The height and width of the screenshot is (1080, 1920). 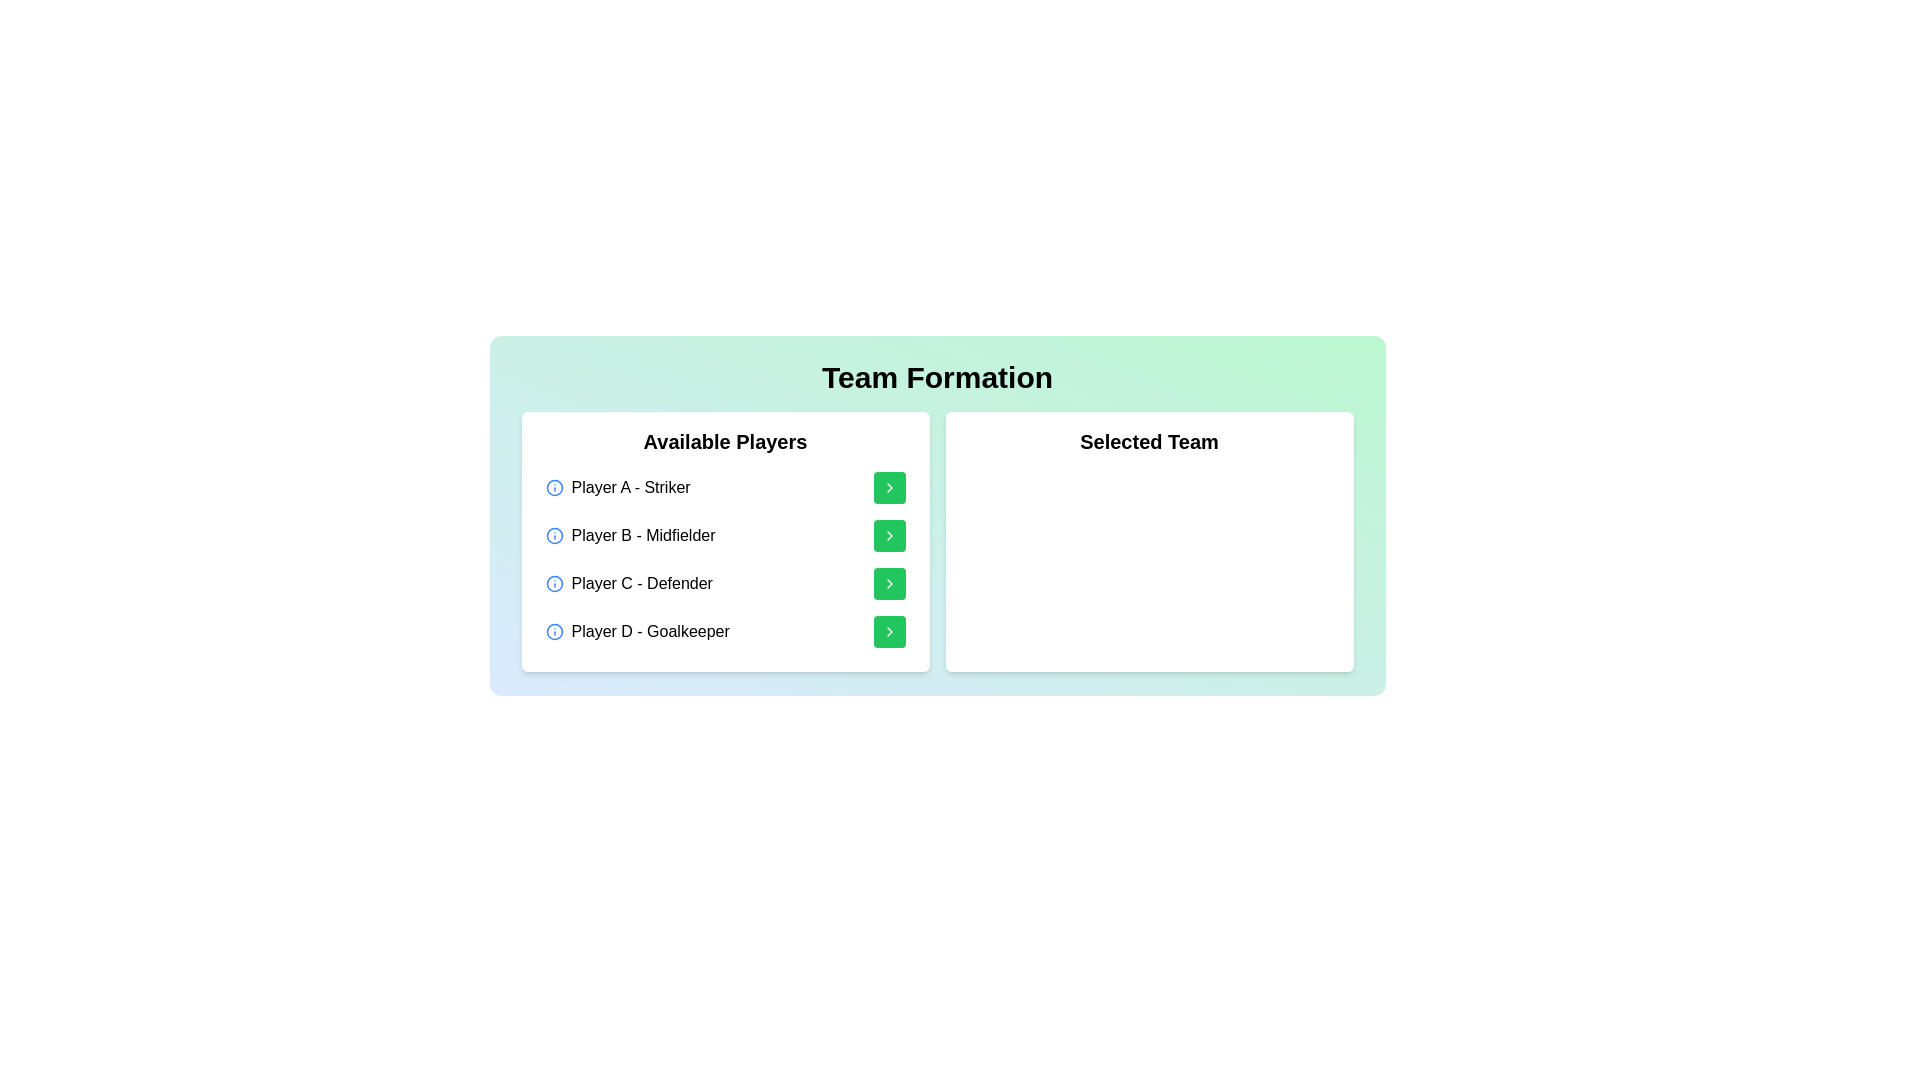 I want to click on button to select Player B - Midfielder from the available players list, so click(x=888, y=535).